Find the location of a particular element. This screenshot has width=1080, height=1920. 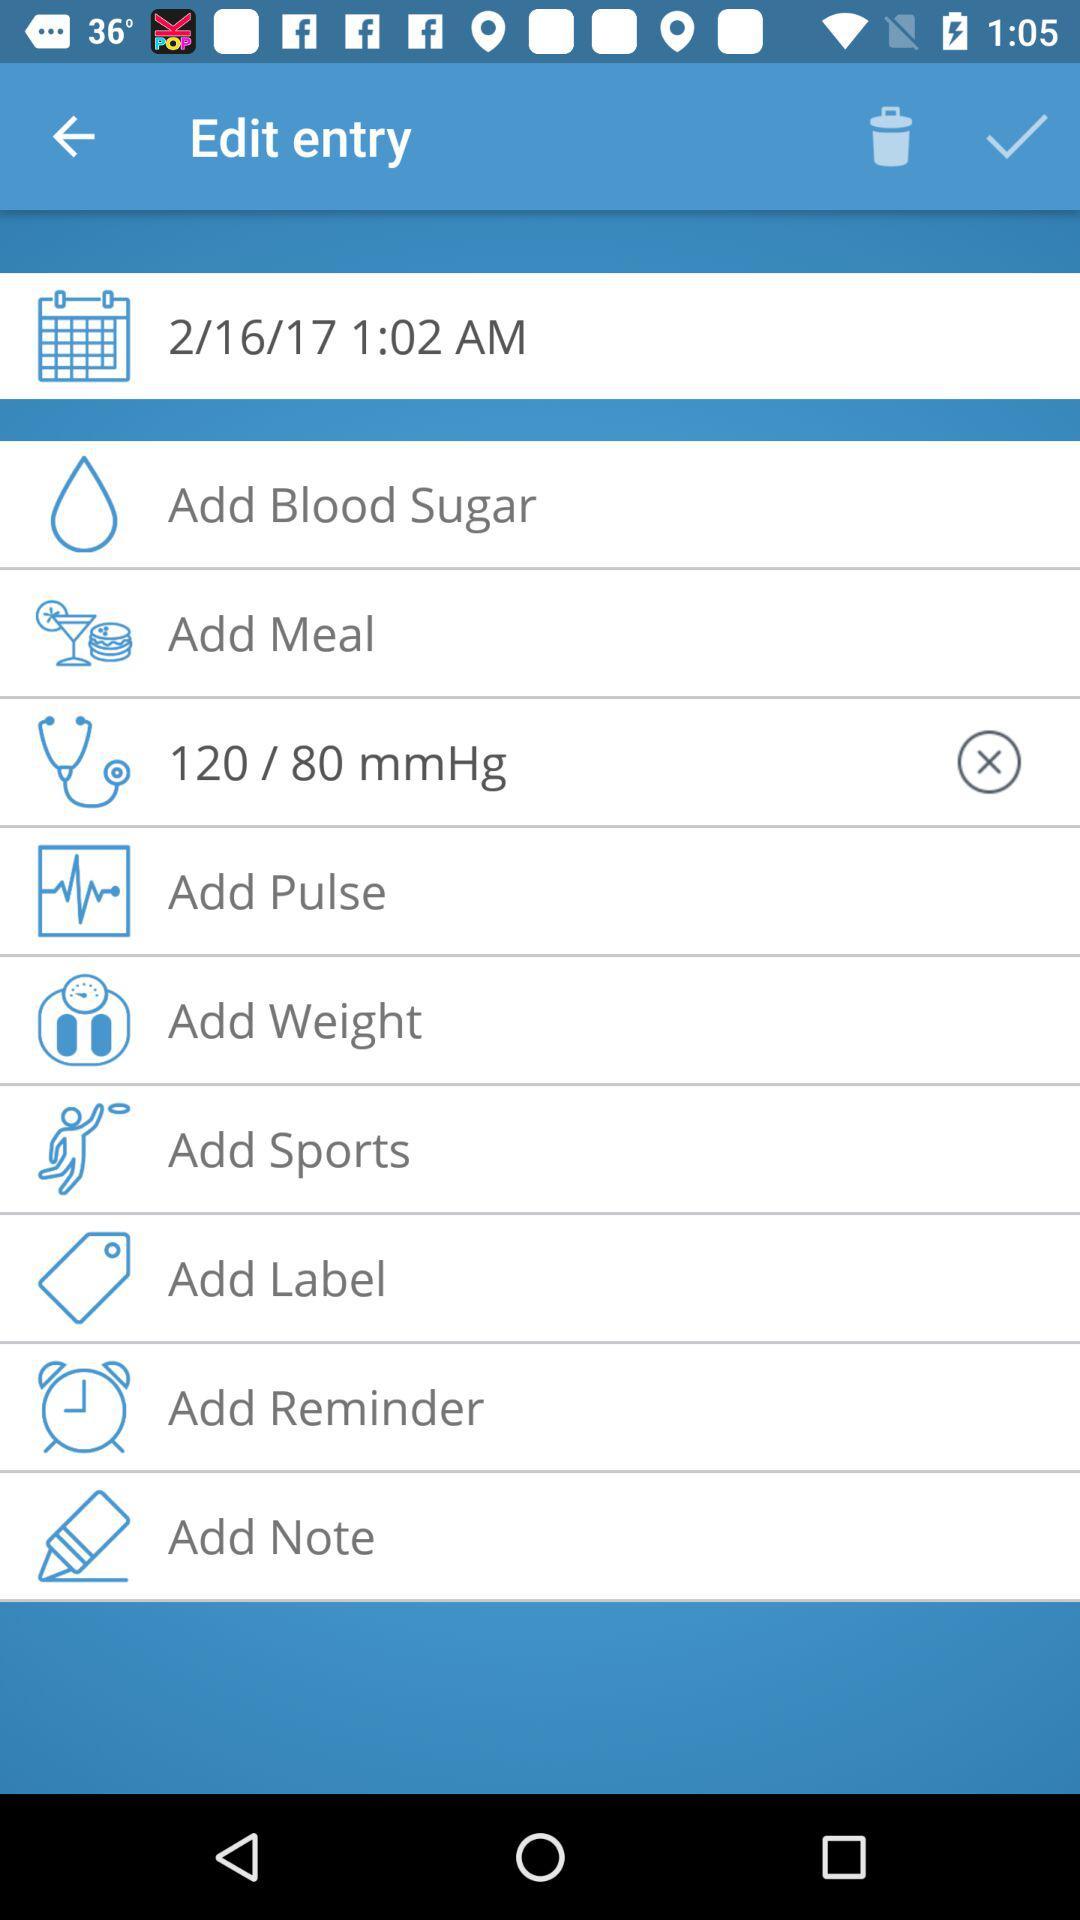

icon to the left of mmhg is located at coordinates (255, 760).